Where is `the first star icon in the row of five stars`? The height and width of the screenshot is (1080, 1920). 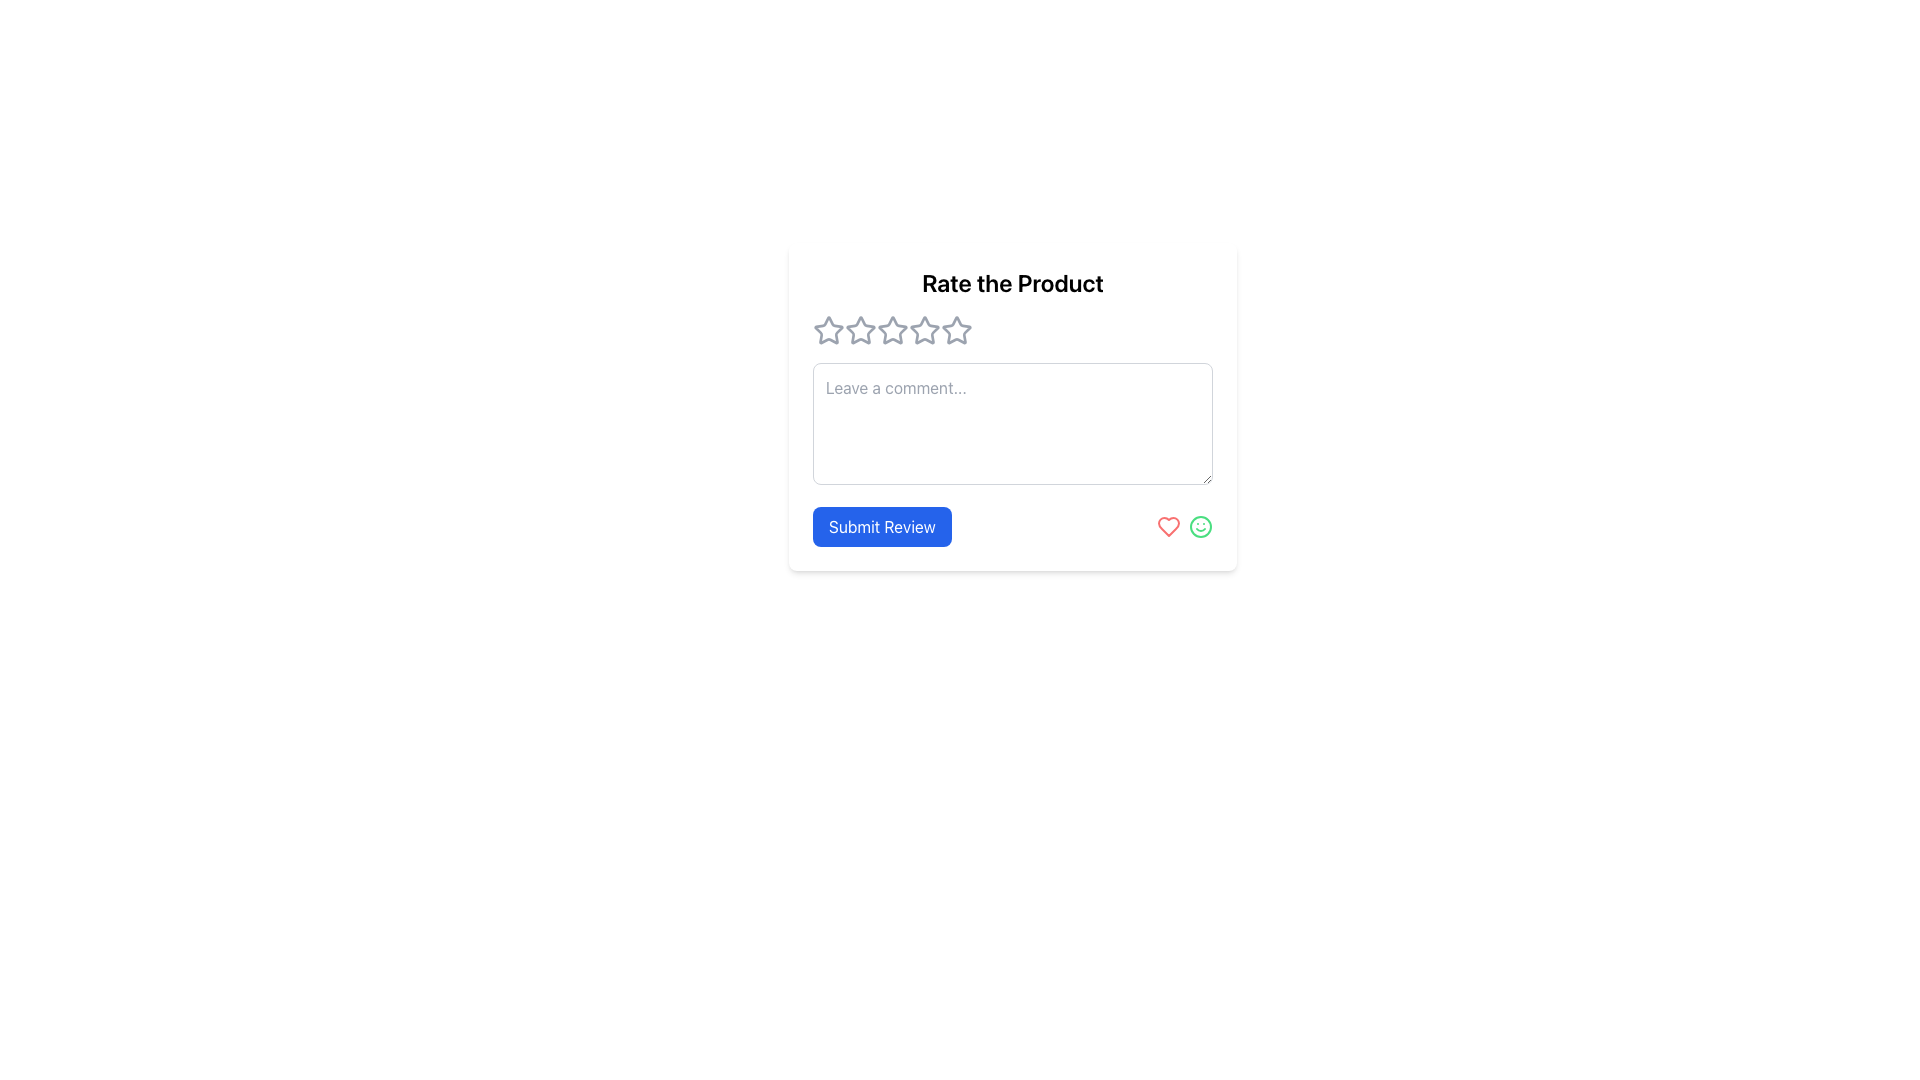
the first star icon in the row of five stars is located at coordinates (828, 329).